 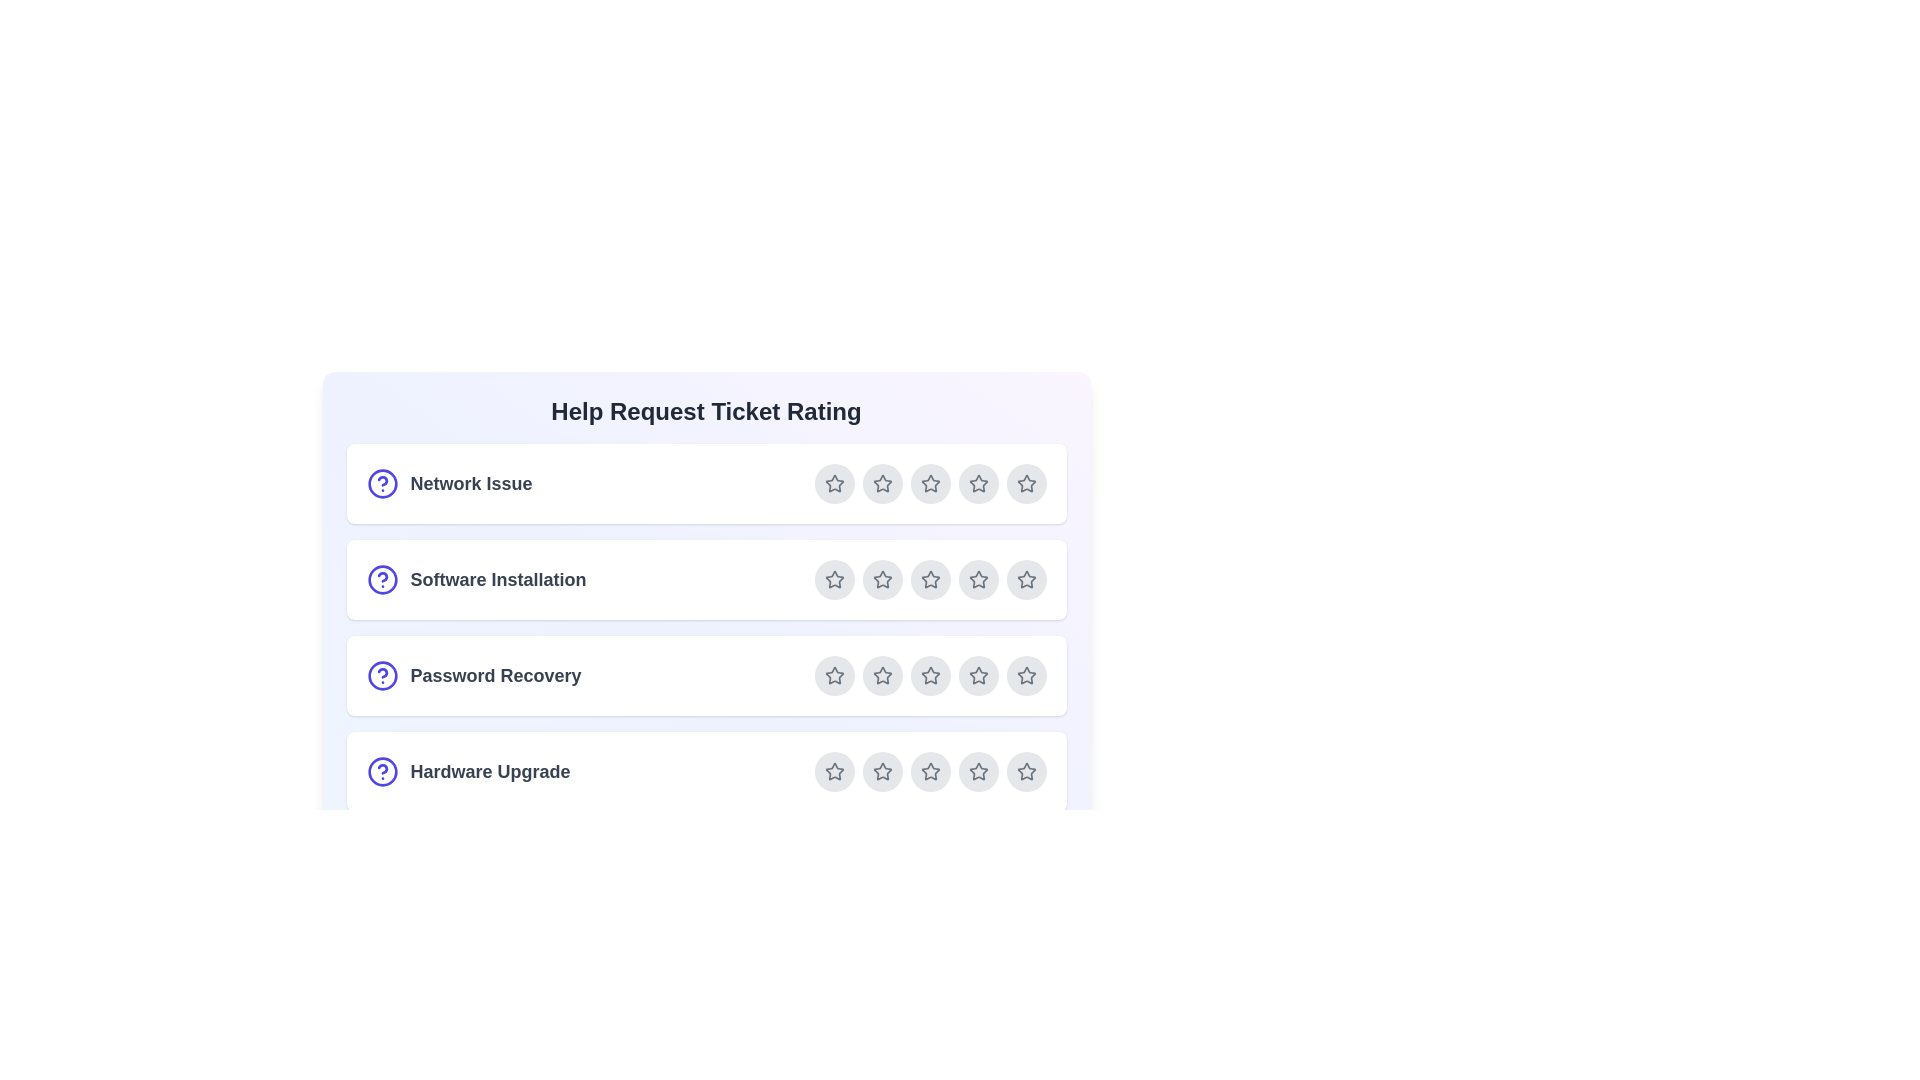 I want to click on the star corresponding to 1 for the ticket Software Installation, so click(x=834, y=579).